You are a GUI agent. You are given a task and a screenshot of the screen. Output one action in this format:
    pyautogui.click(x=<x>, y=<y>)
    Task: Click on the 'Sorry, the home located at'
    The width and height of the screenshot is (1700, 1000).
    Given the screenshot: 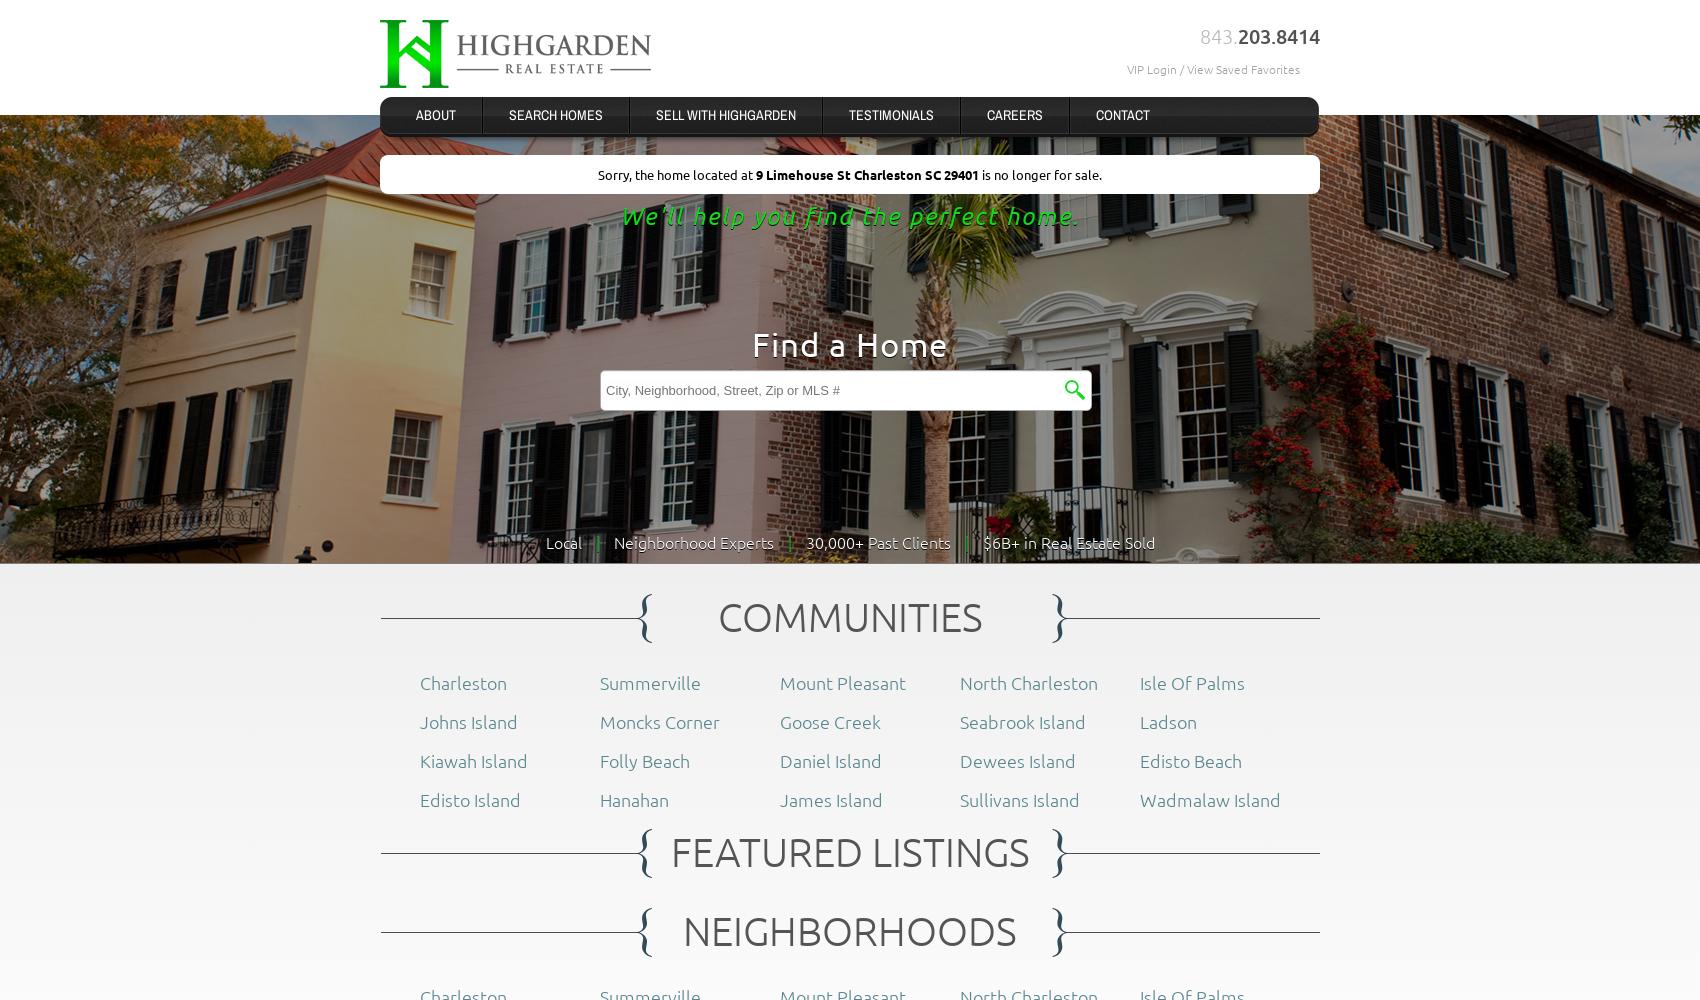 What is the action you would take?
    pyautogui.click(x=676, y=174)
    